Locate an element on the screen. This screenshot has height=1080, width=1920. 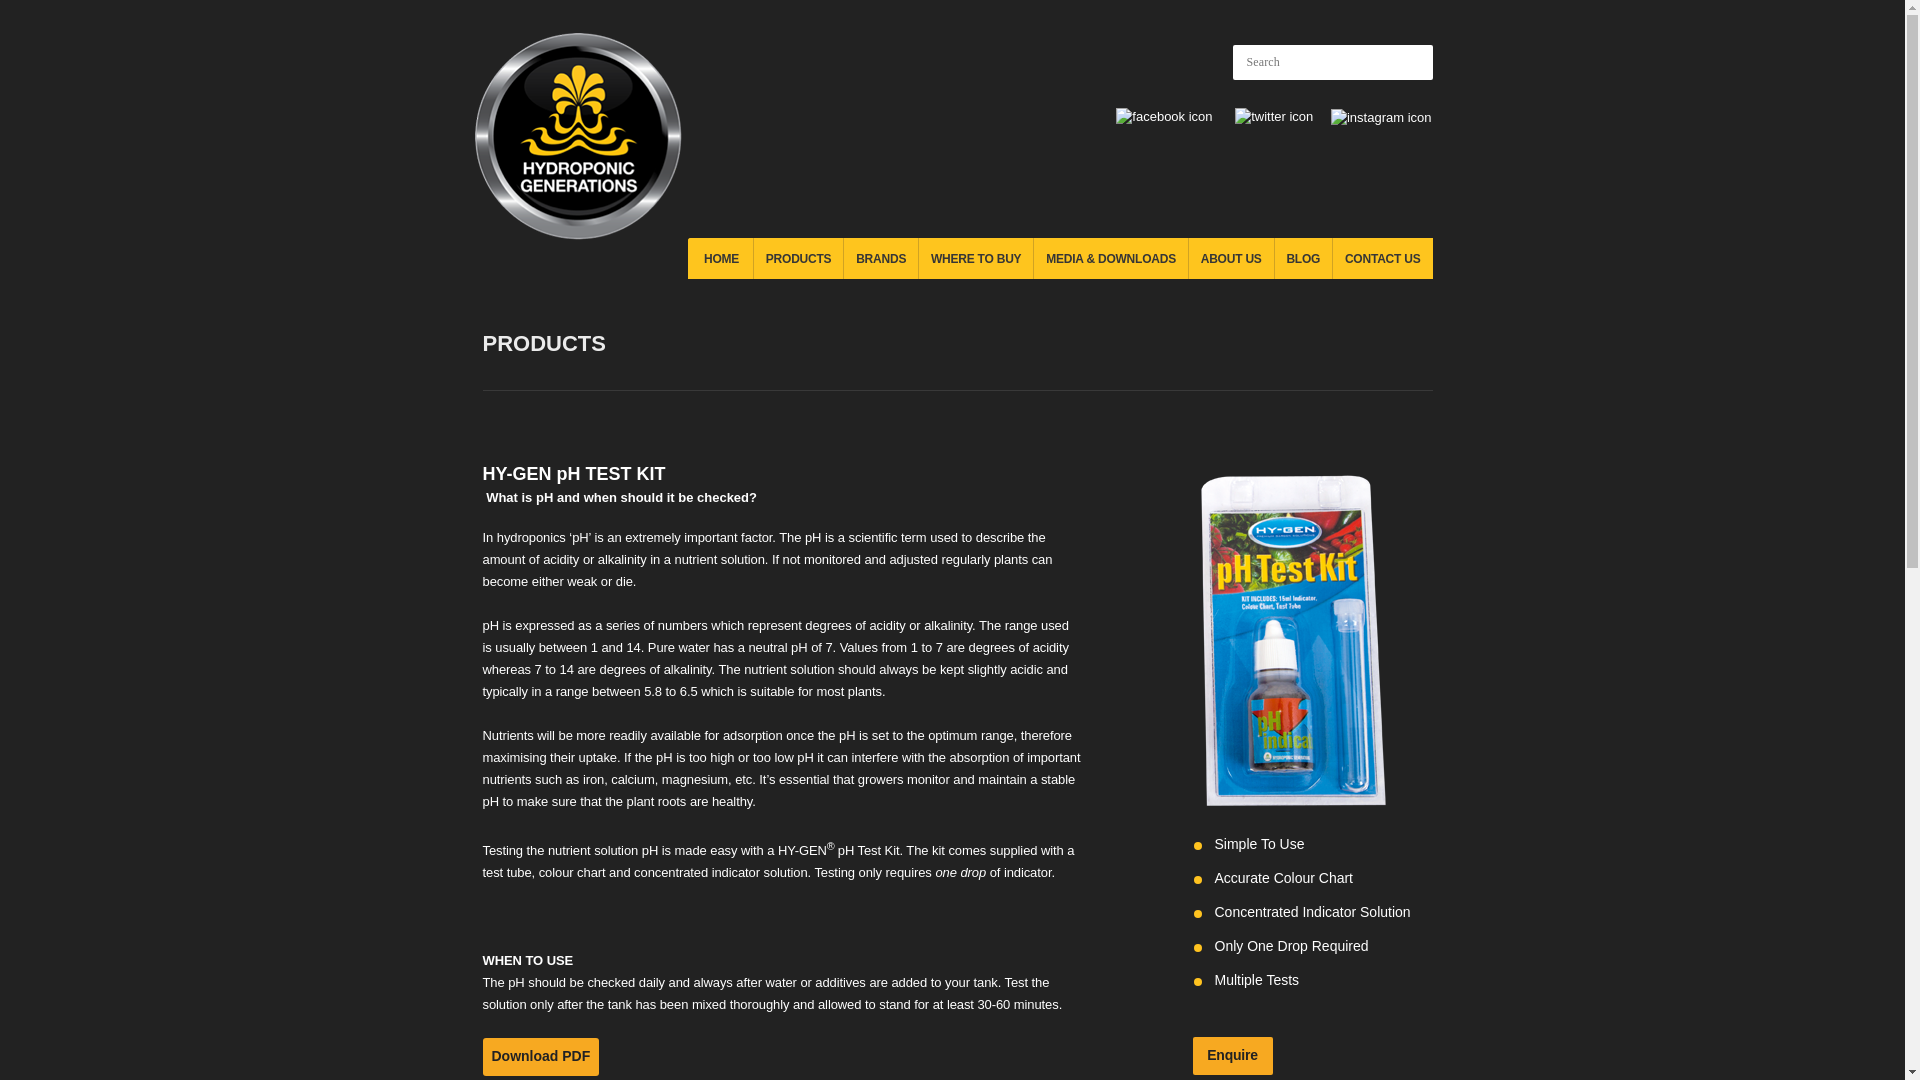
'Download PDF' is located at coordinates (540, 1055).